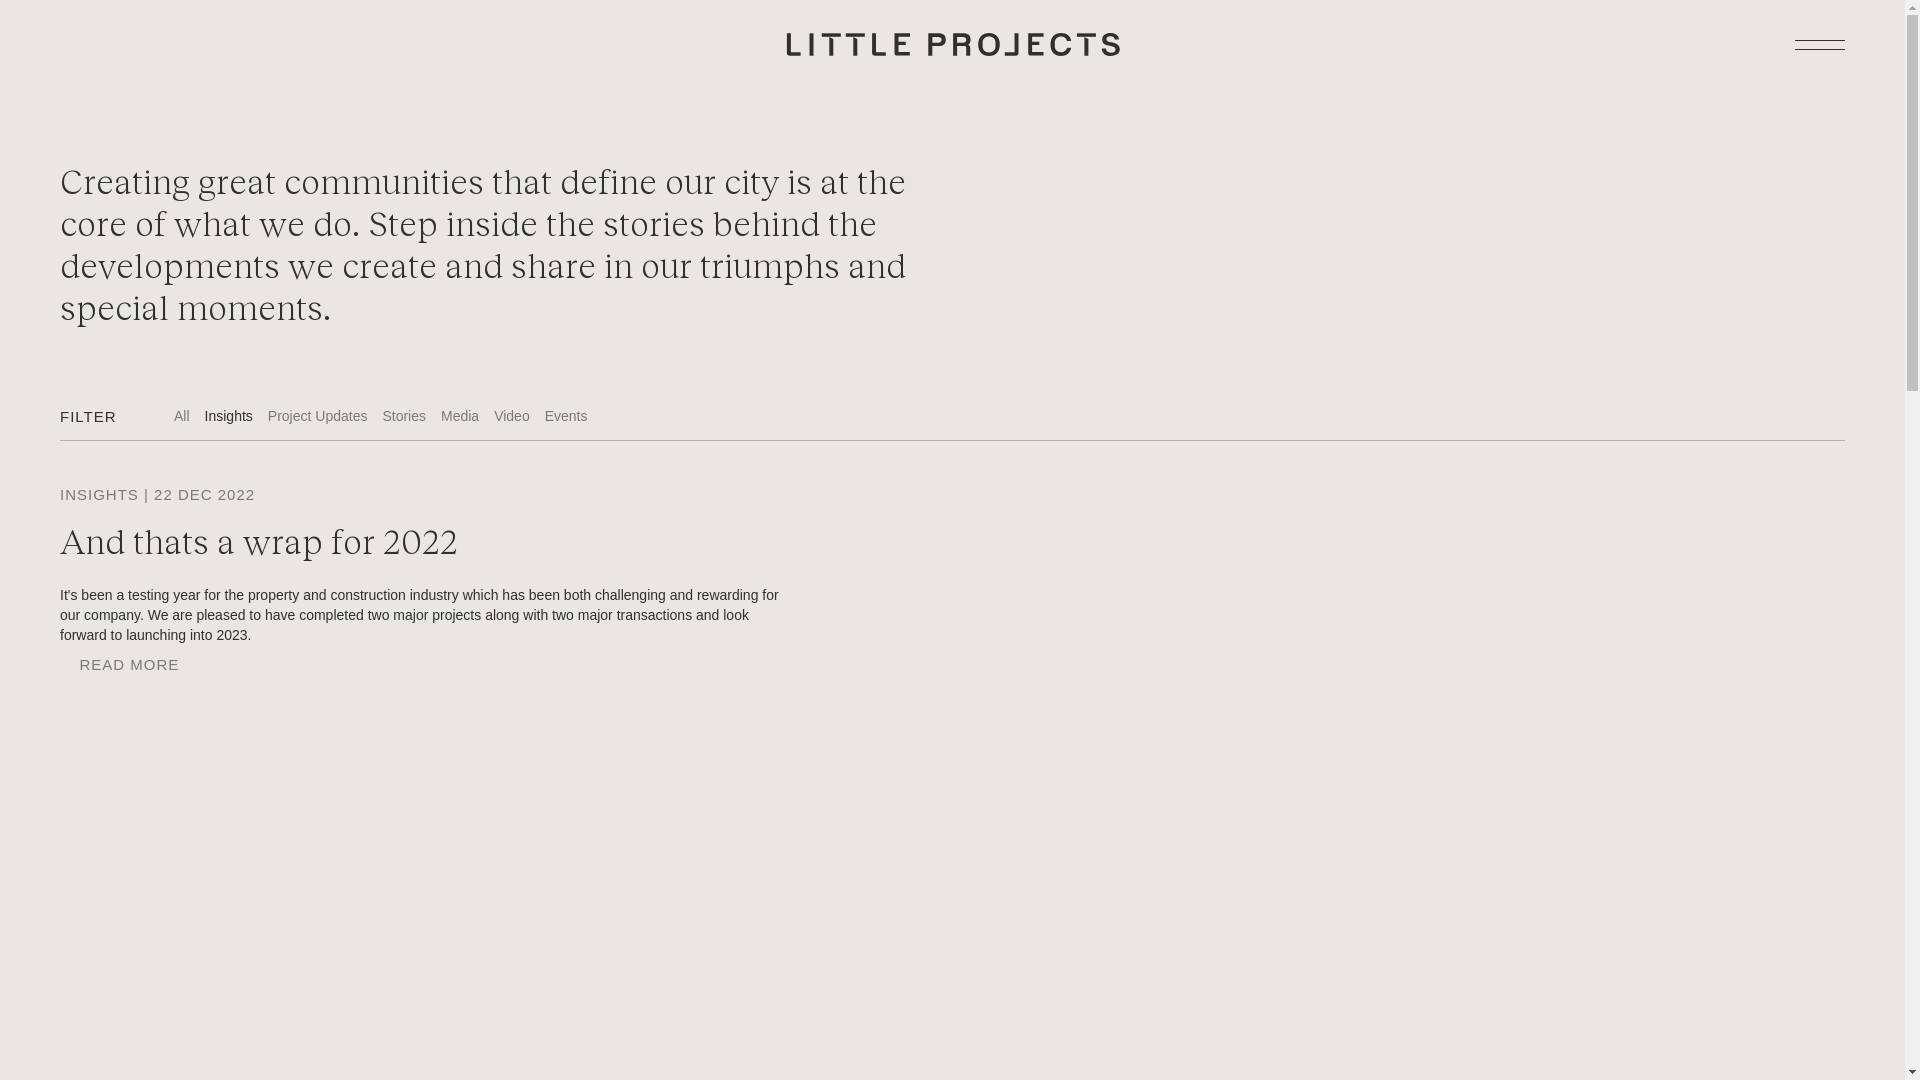 This screenshot has width=1920, height=1080. Describe the element at coordinates (118, 664) in the screenshot. I see `'READ MORE'` at that location.